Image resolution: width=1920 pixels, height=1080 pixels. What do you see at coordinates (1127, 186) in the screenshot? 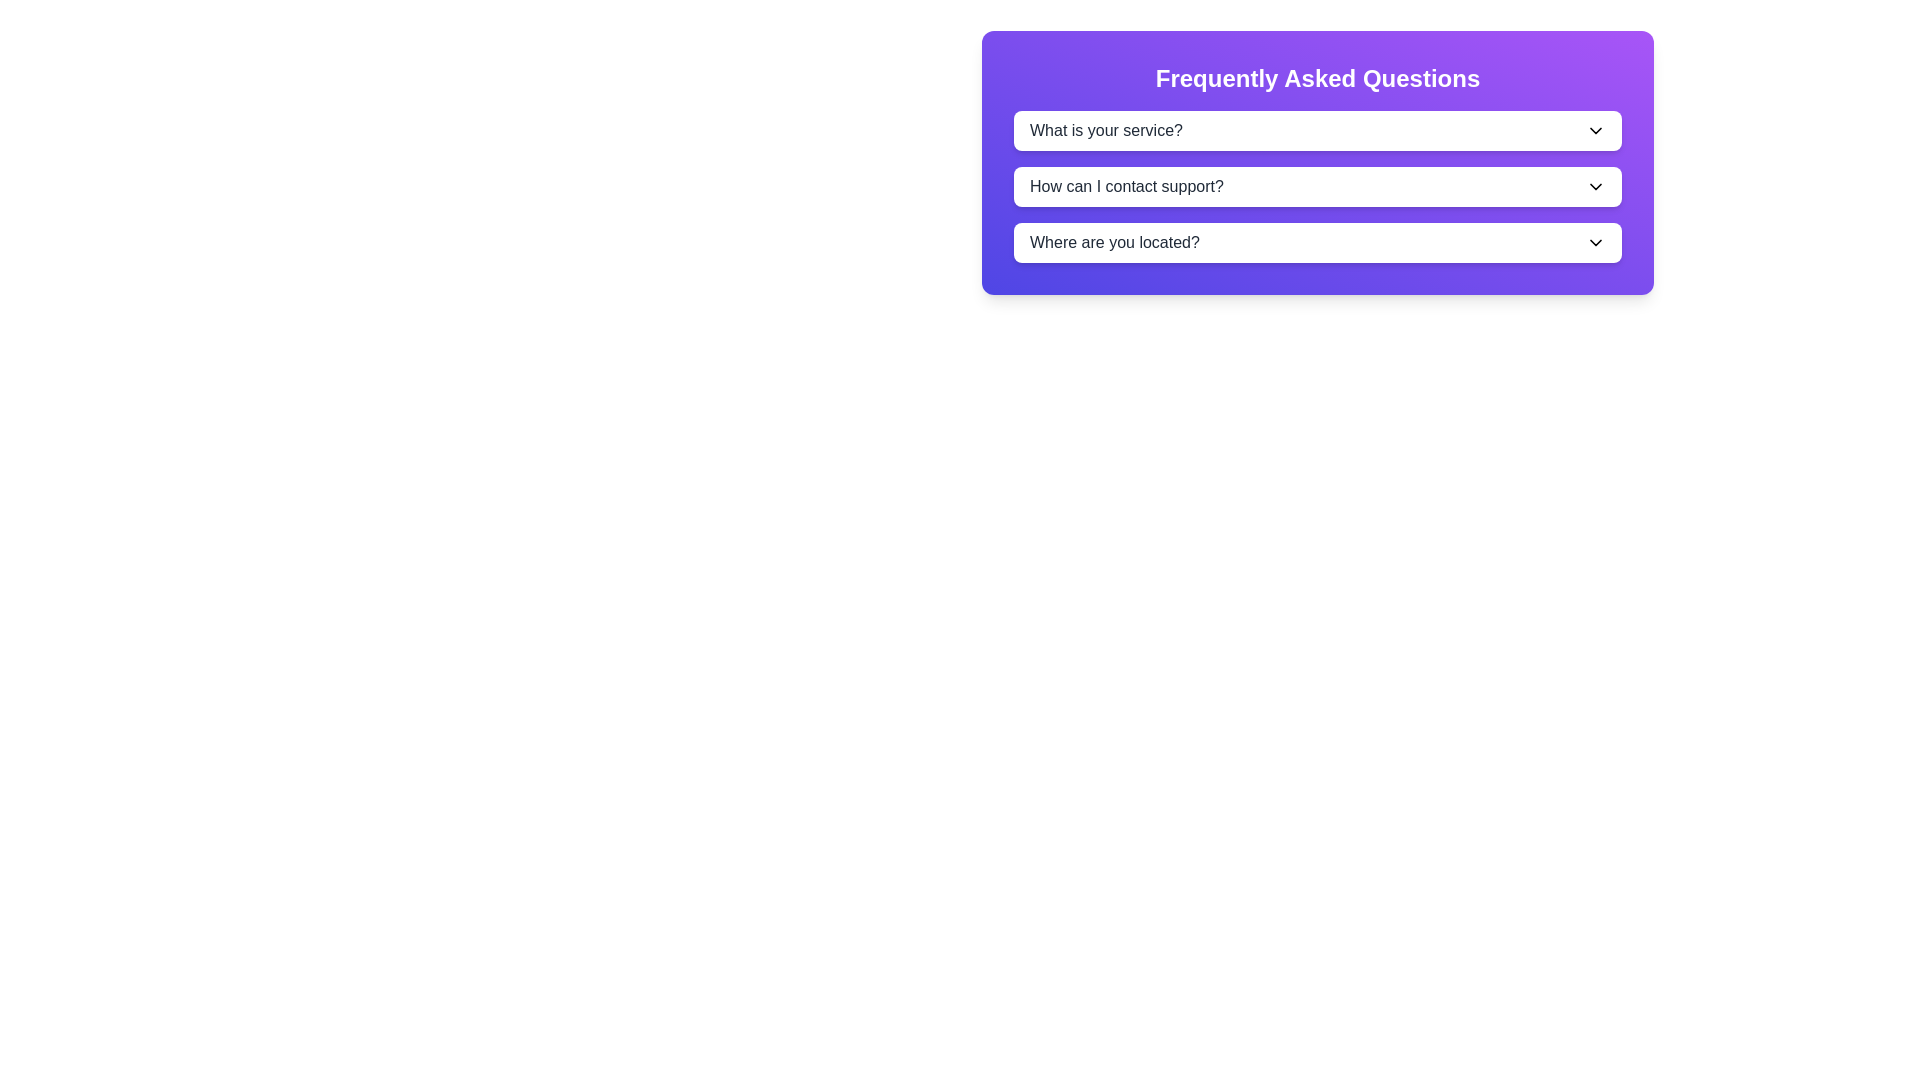
I see `the static text label displaying the question 'How can I contact support?' located in the second question row of the purple panel labeled 'Frequently Asked Questions'` at bounding box center [1127, 186].